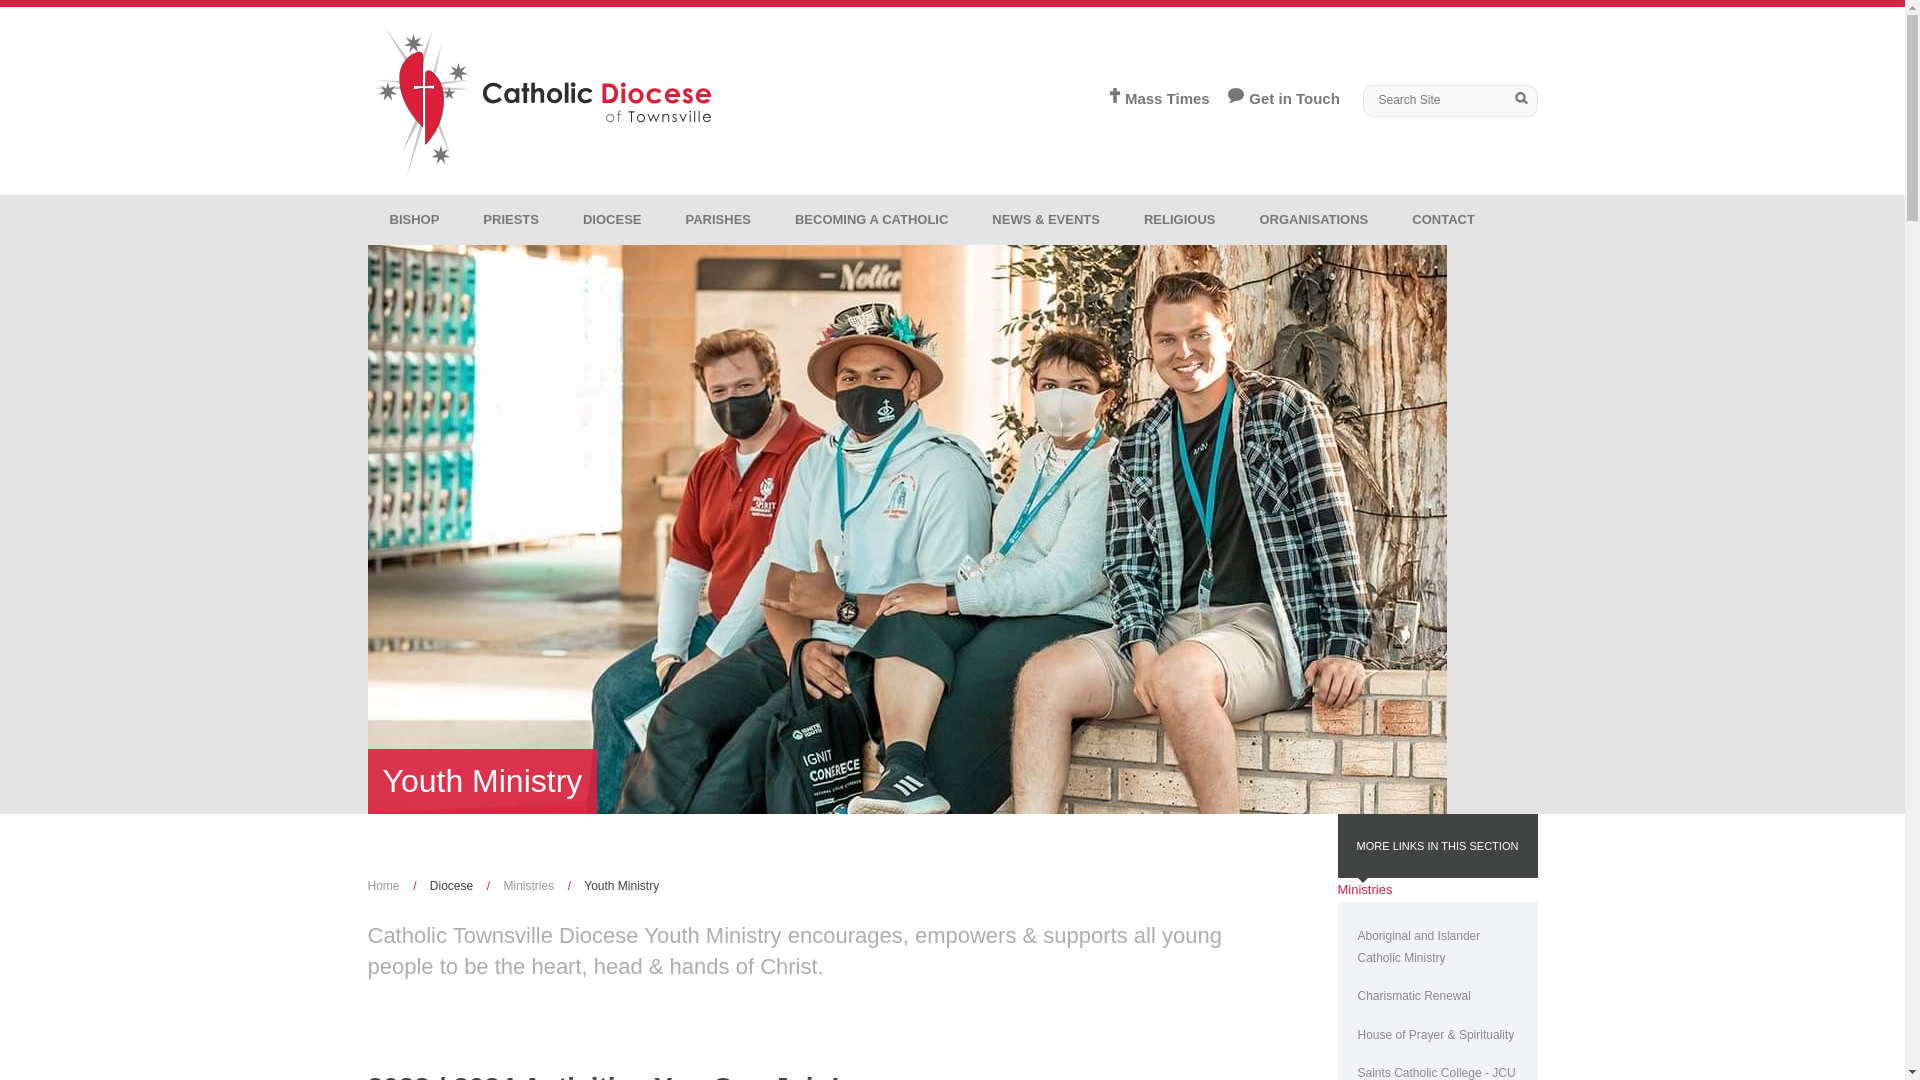  What do you see at coordinates (368, 885) in the screenshot?
I see `'Home'` at bounding box center [368, 885].